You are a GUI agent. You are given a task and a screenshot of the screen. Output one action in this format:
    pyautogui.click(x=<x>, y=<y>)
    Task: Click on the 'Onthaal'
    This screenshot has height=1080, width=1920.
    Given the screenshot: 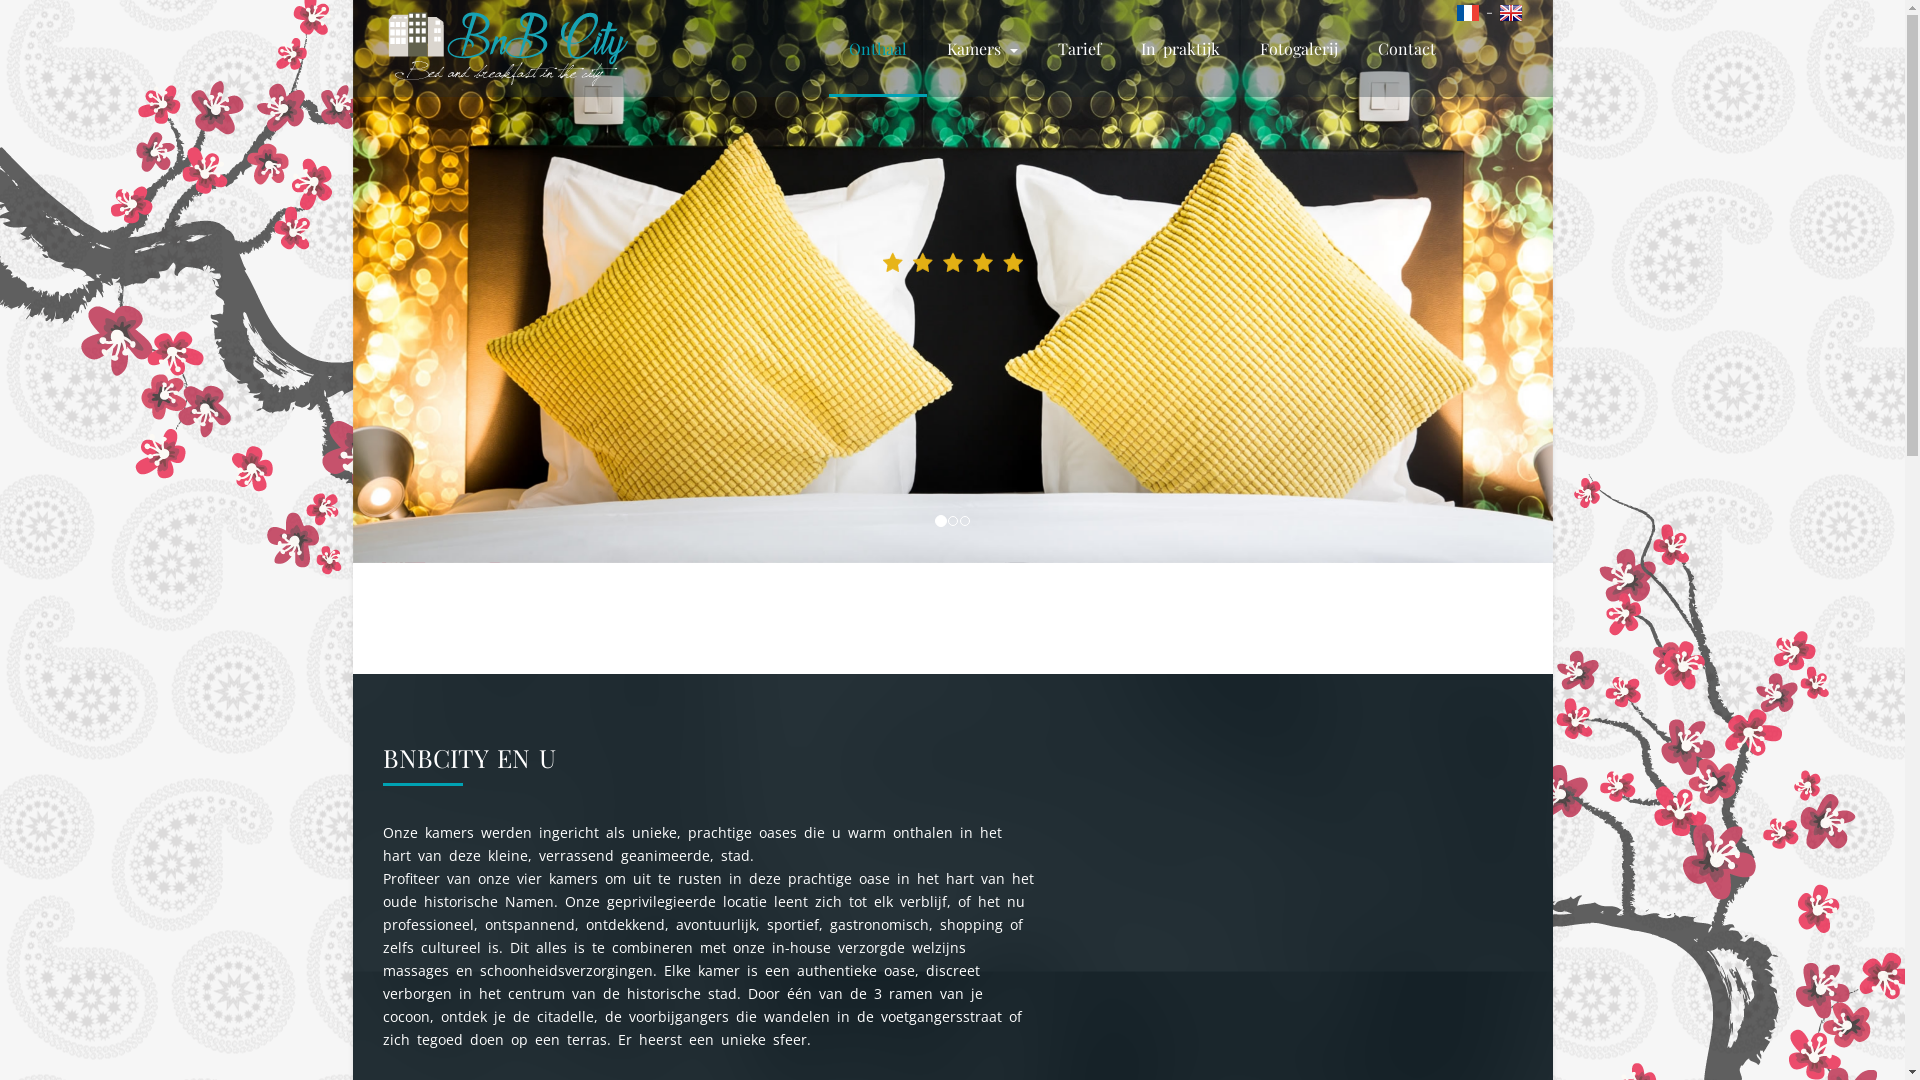 What is the action you would take?
    pyautogui.click(x=828, y=47)
    